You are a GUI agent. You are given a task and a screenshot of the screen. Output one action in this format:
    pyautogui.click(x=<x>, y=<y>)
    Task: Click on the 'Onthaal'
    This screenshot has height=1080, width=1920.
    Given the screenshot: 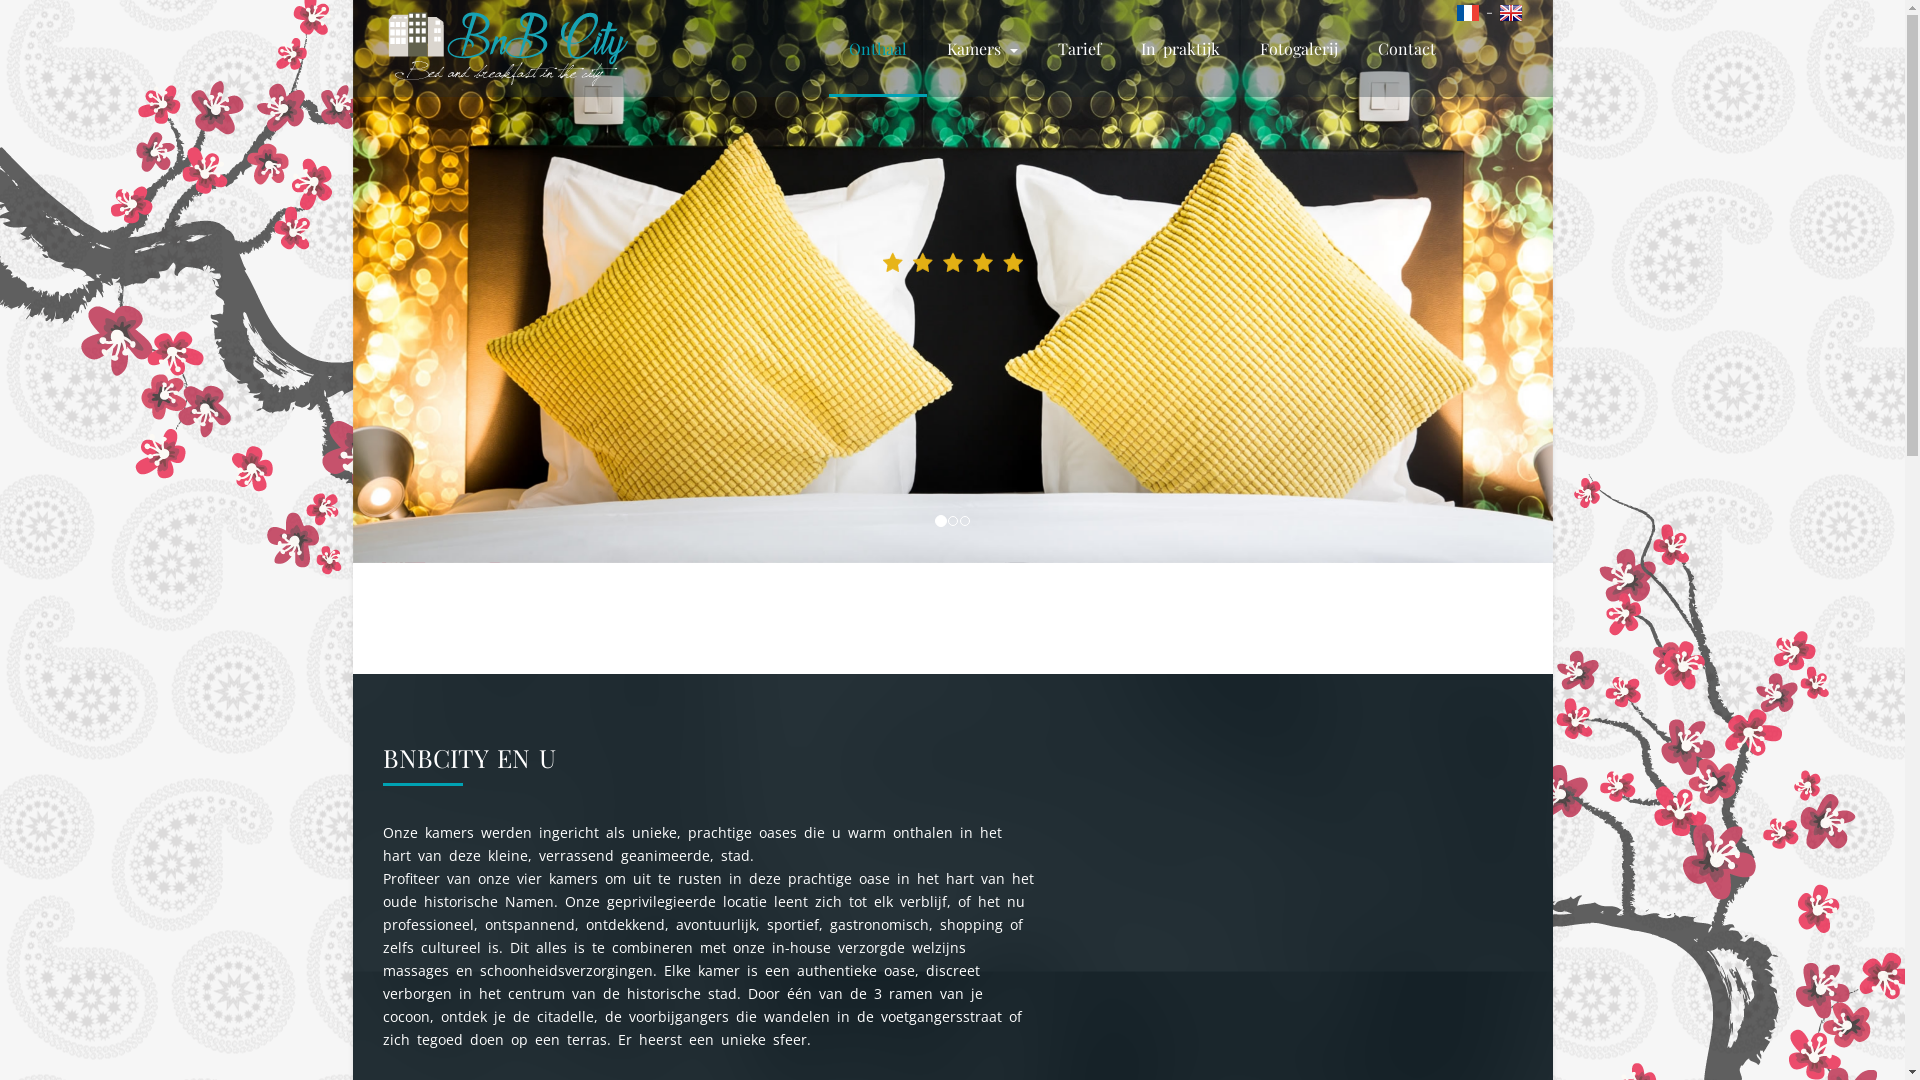 What is the action you would take?
    pyautogui.click(x=828, y=47)
    